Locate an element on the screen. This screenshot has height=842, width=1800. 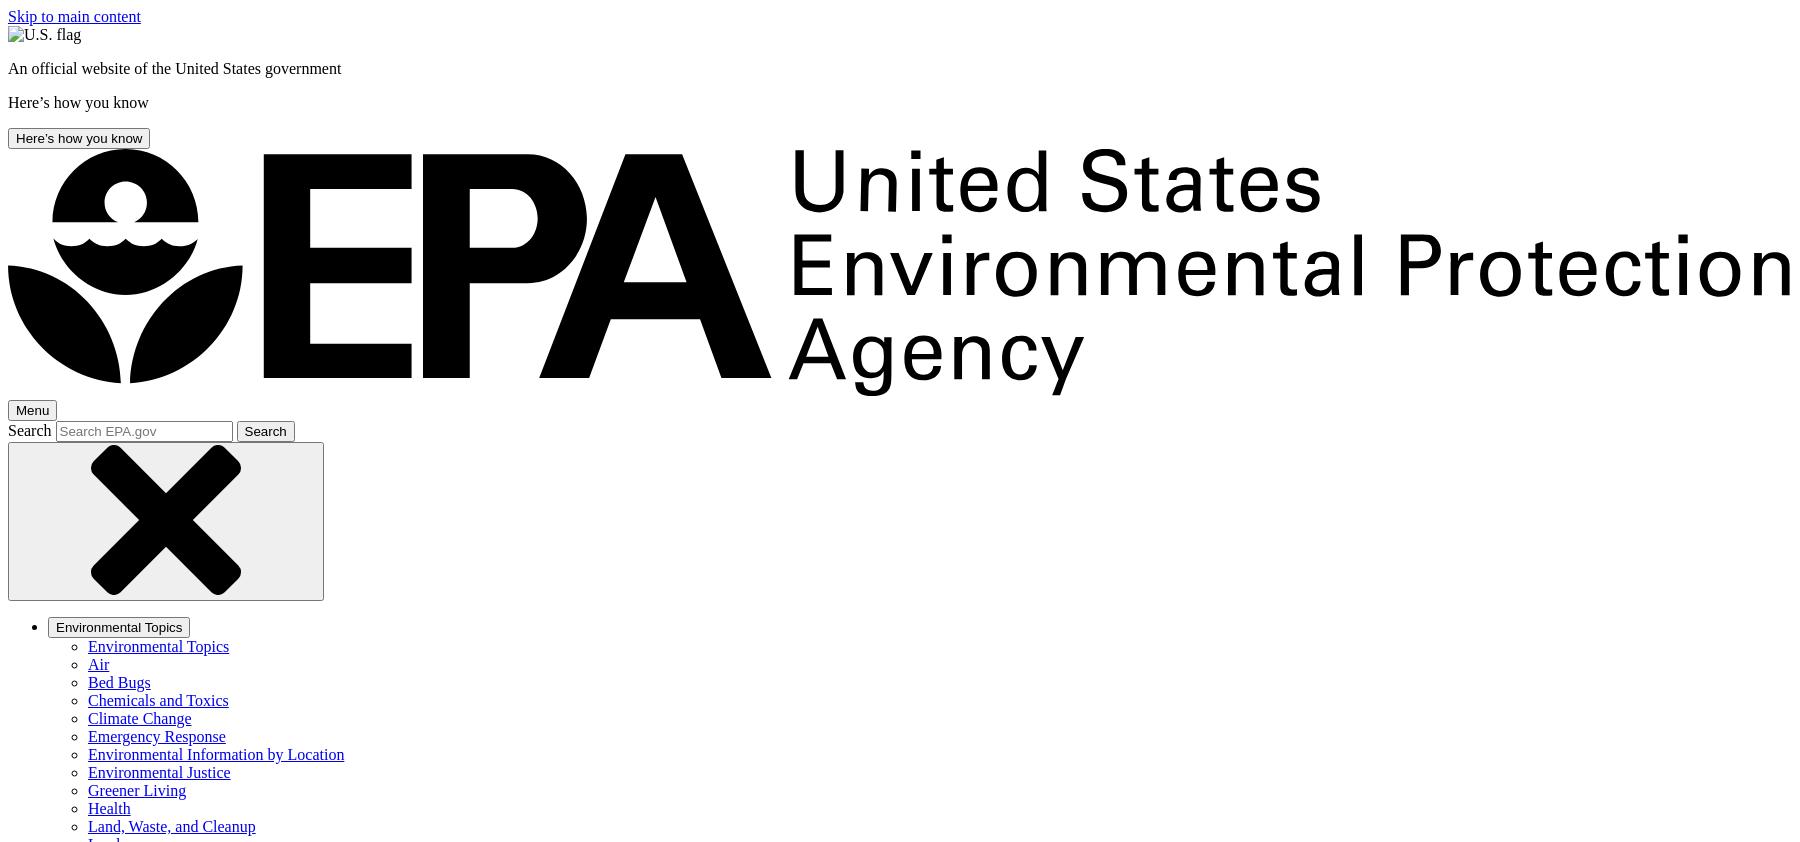
'Health' is located at coordinates (108, 808).